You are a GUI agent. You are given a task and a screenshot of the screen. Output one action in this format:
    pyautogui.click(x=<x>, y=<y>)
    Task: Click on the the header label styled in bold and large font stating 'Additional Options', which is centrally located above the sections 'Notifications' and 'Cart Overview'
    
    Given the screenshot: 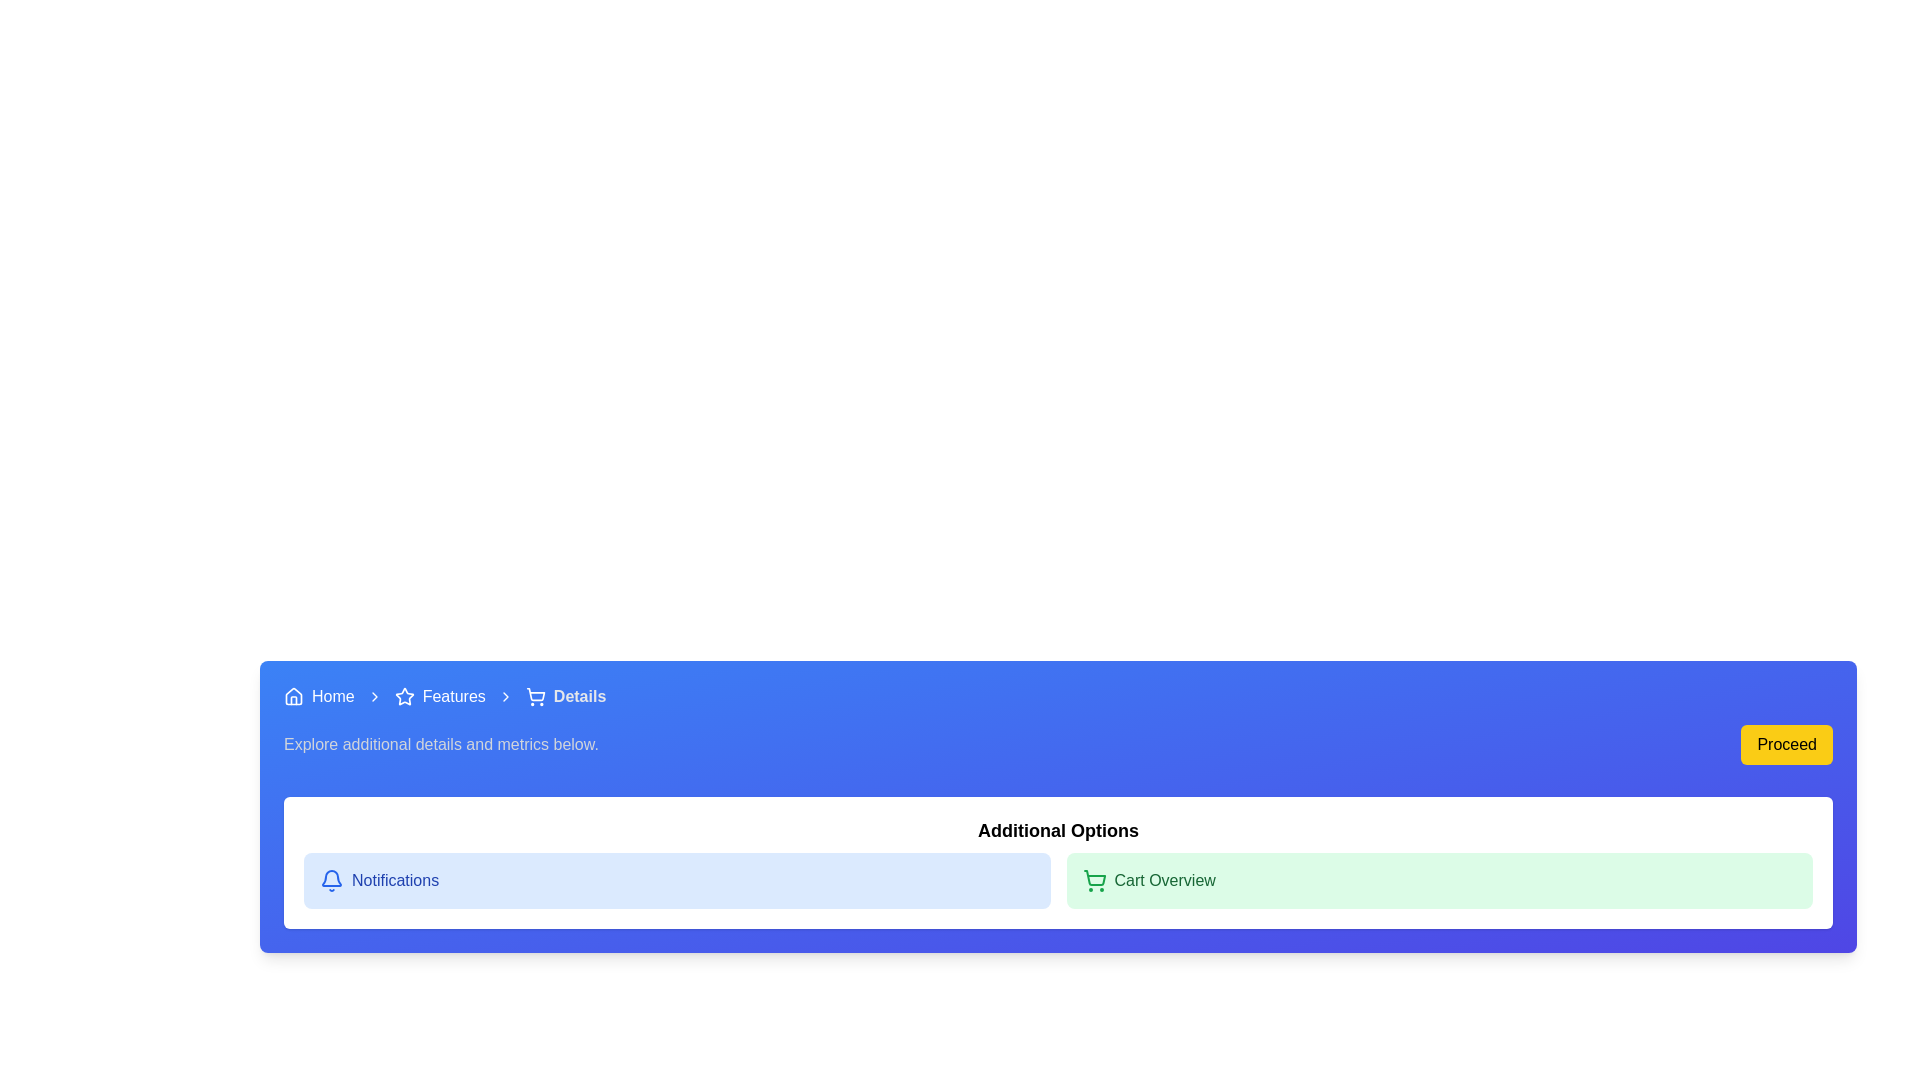 What is the action you would take?
    pyautogui.click(x=1057, y=830)
    